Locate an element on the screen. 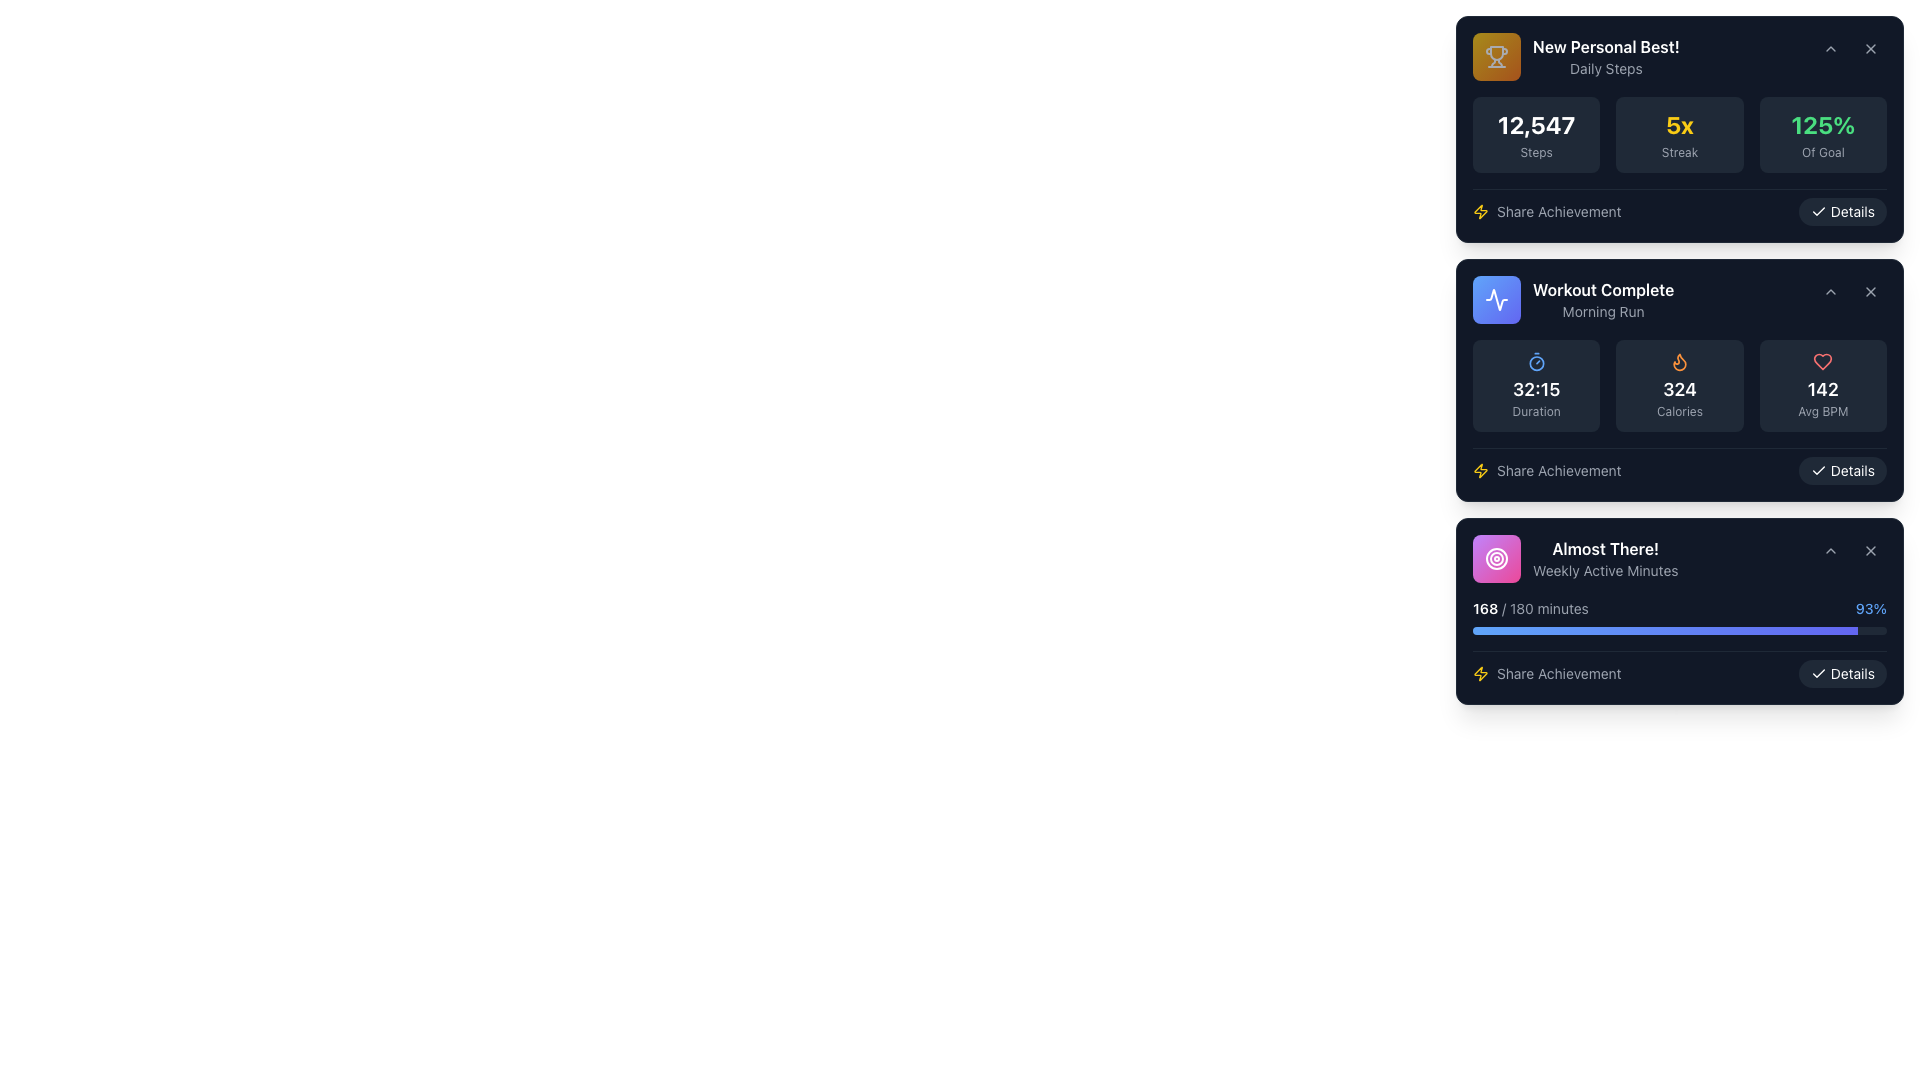  the chevron button in the upper-right corner of the 'Workout Complete' panel is located at coordinates (1850, 292).